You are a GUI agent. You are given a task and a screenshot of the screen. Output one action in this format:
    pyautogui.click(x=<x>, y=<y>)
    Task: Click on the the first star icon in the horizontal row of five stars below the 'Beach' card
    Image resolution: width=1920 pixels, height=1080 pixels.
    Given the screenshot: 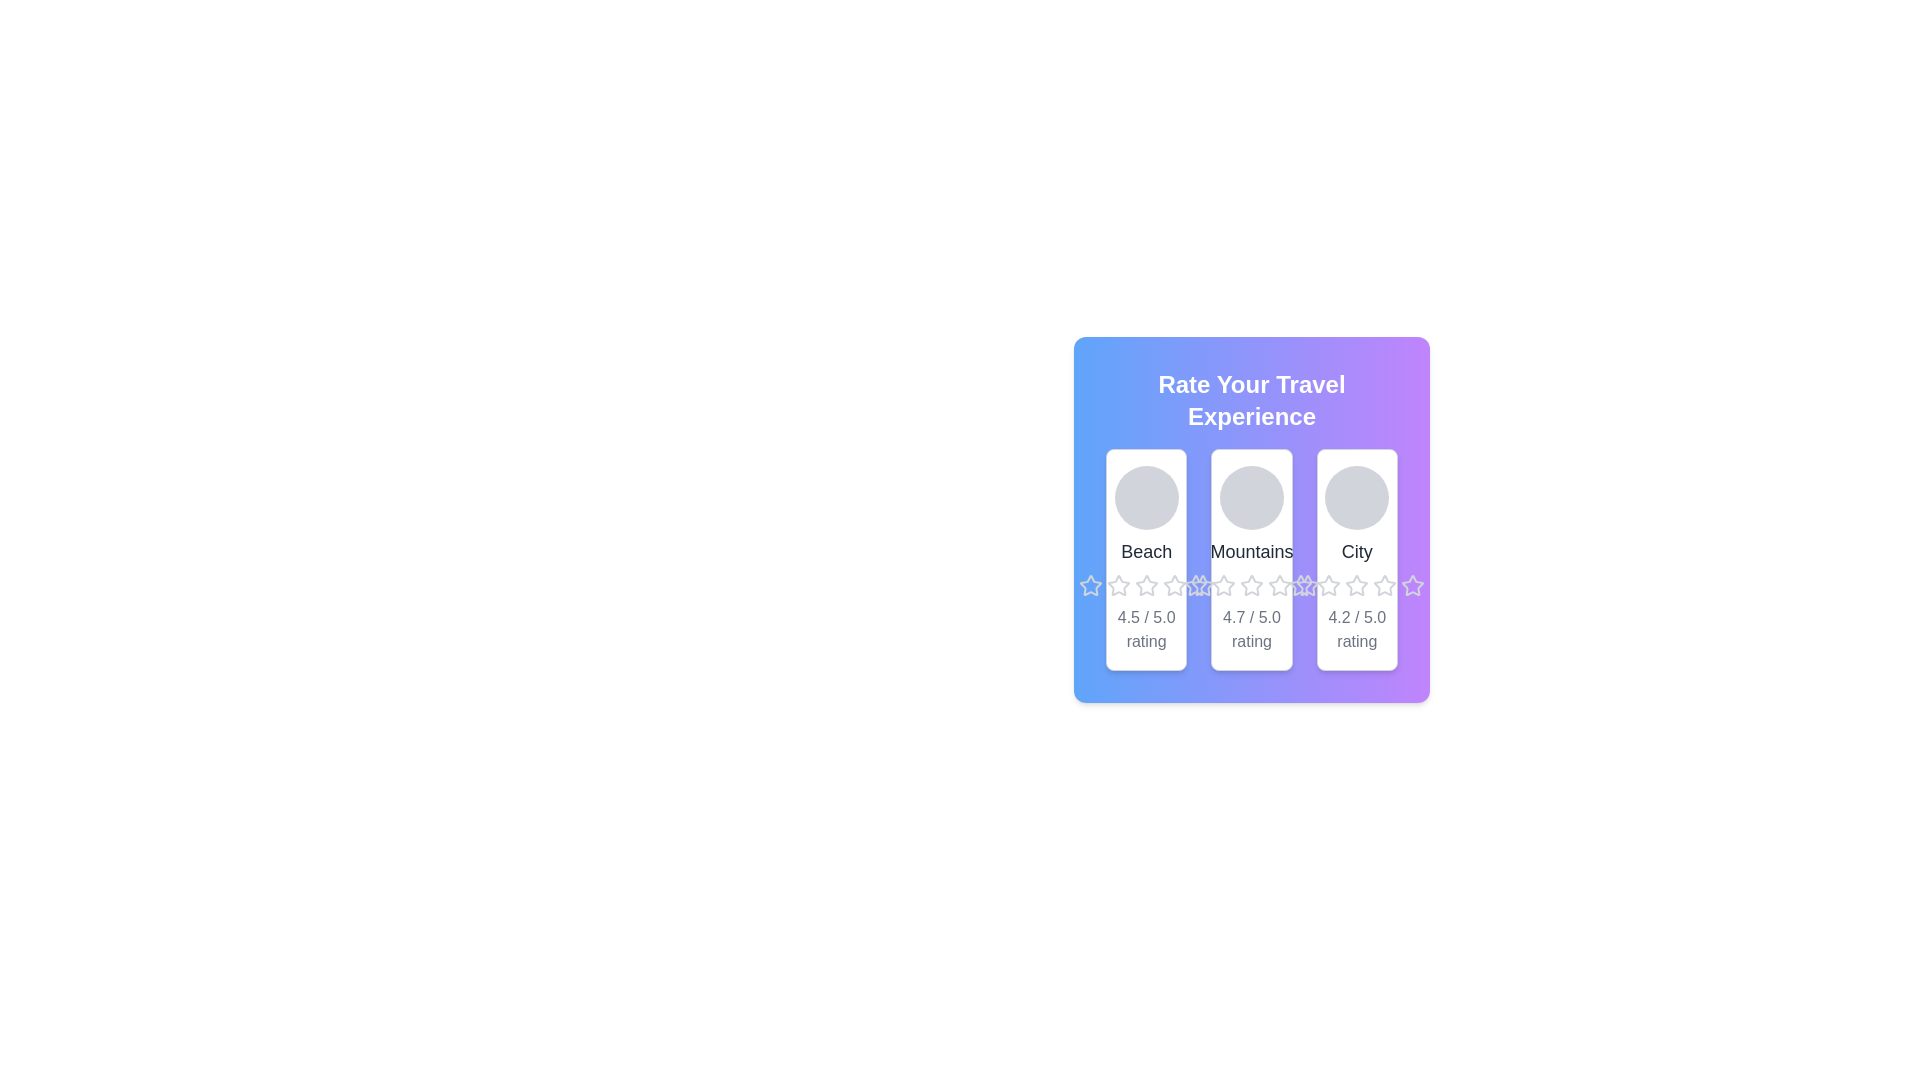 What is the action you would take?
    pyautogui.click(x=1117, y=585)
    